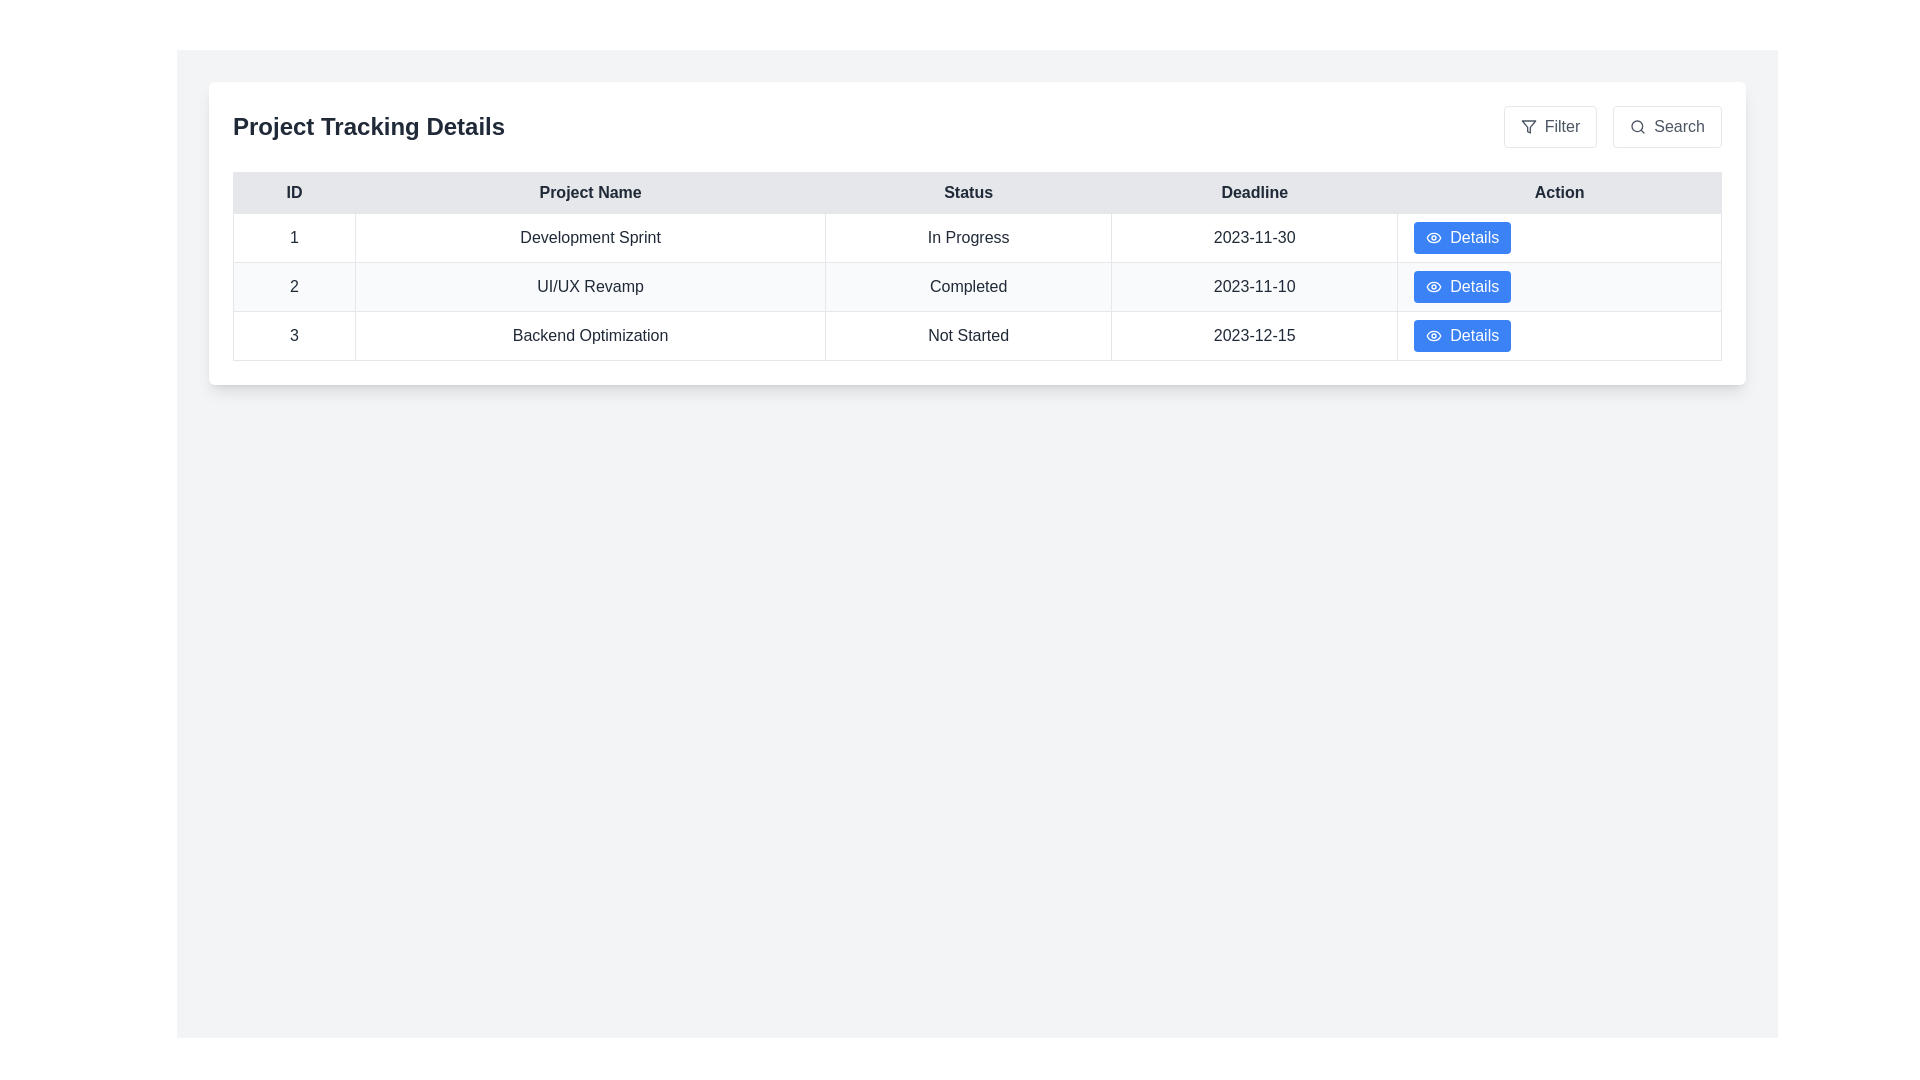 This screenshot has width=1920, height=1080. I want to click on the 'Search' button, which is a rectangular button with rounded edges and a light gray background located, so click(1667, 127).